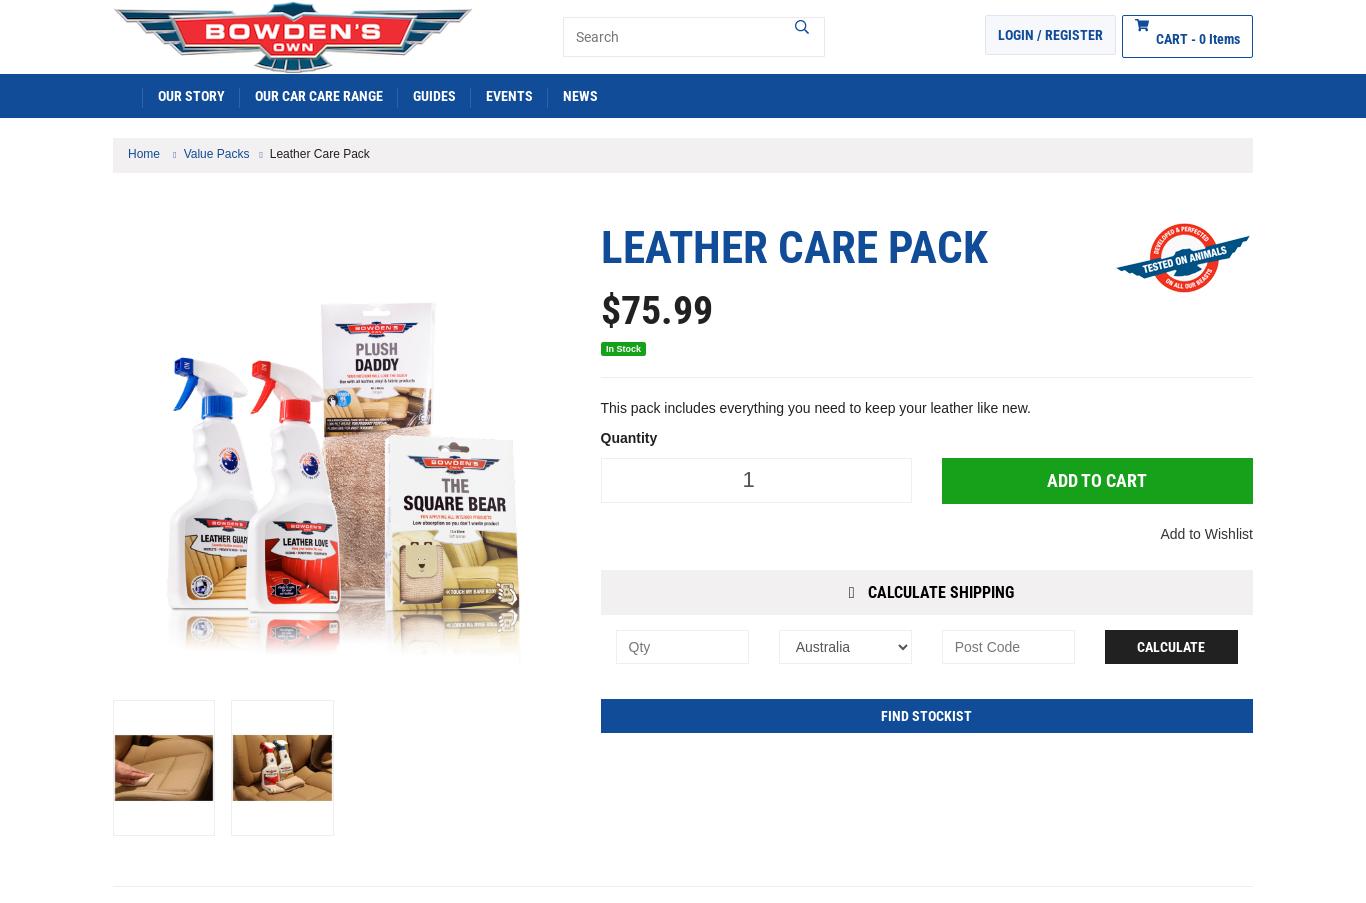 This screenshot has height=903, width=1366. What do you see at coordinates (318, 94) in the screenshot?
I see `'OUR CAR CARE RANGE'` at bounding box center [318, 94].